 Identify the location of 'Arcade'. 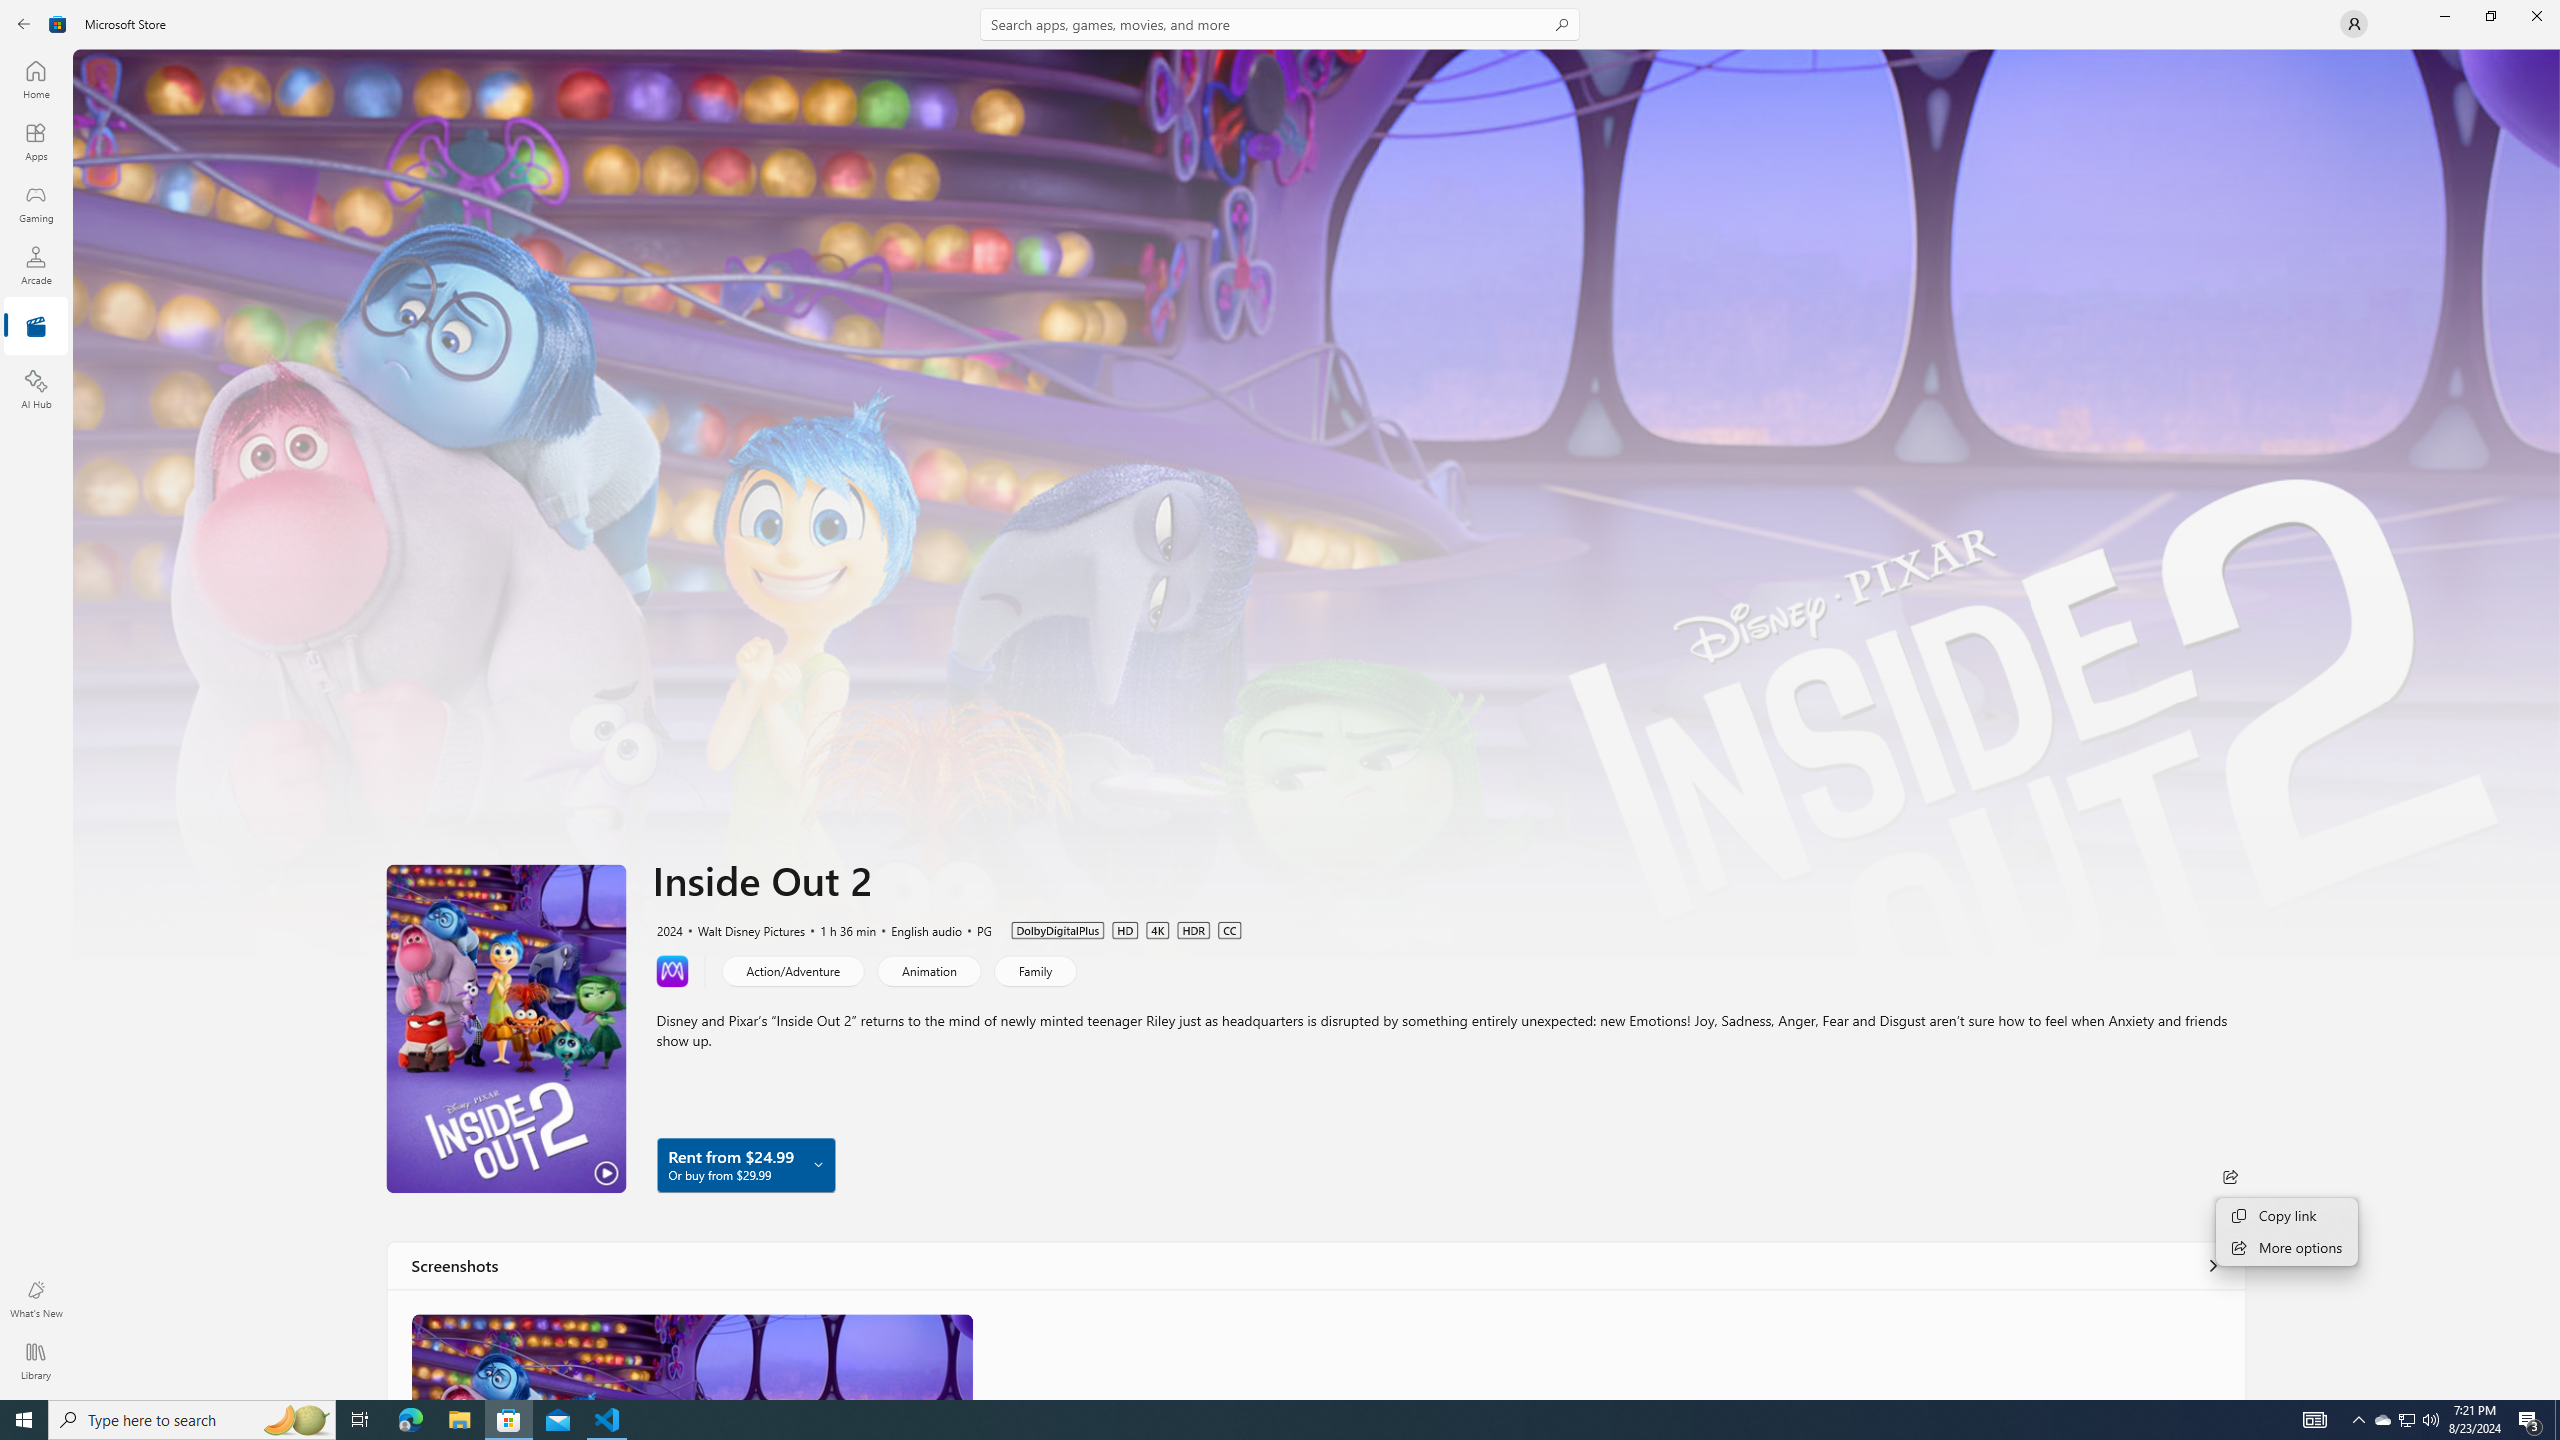
(34, 264).